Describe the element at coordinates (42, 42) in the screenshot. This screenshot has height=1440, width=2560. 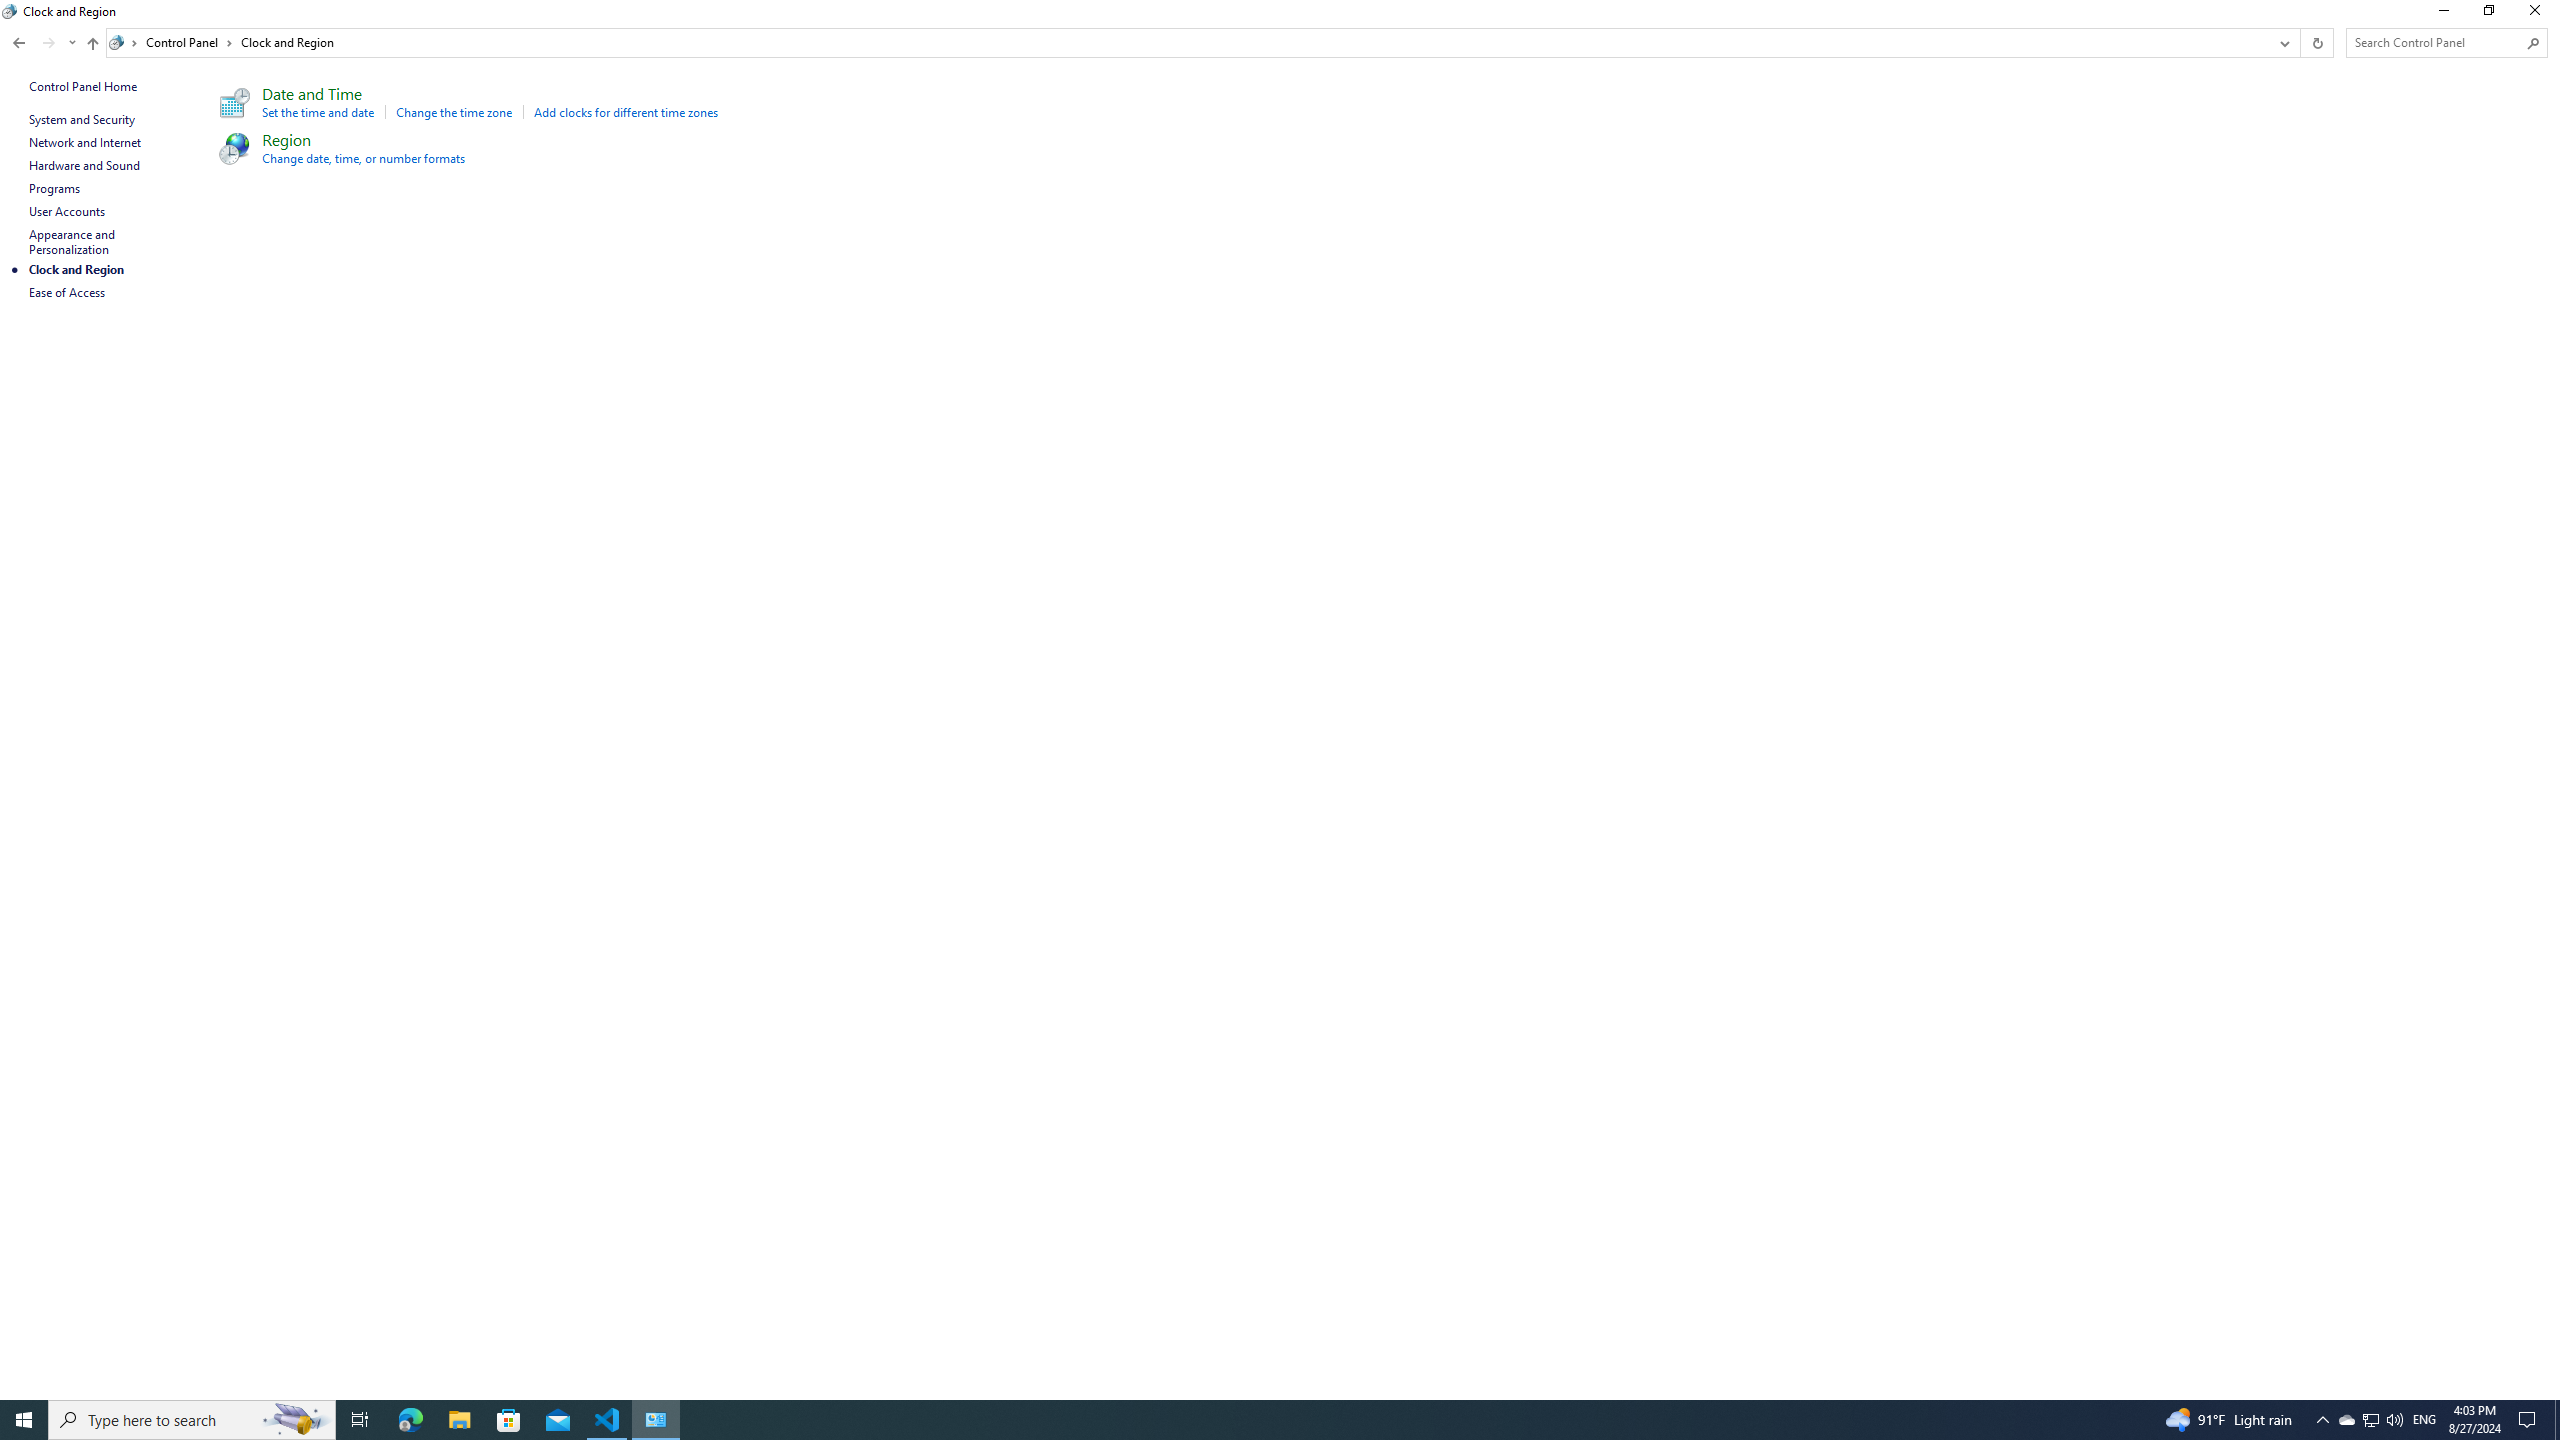
I see `'Navigation buttons'` at that location.